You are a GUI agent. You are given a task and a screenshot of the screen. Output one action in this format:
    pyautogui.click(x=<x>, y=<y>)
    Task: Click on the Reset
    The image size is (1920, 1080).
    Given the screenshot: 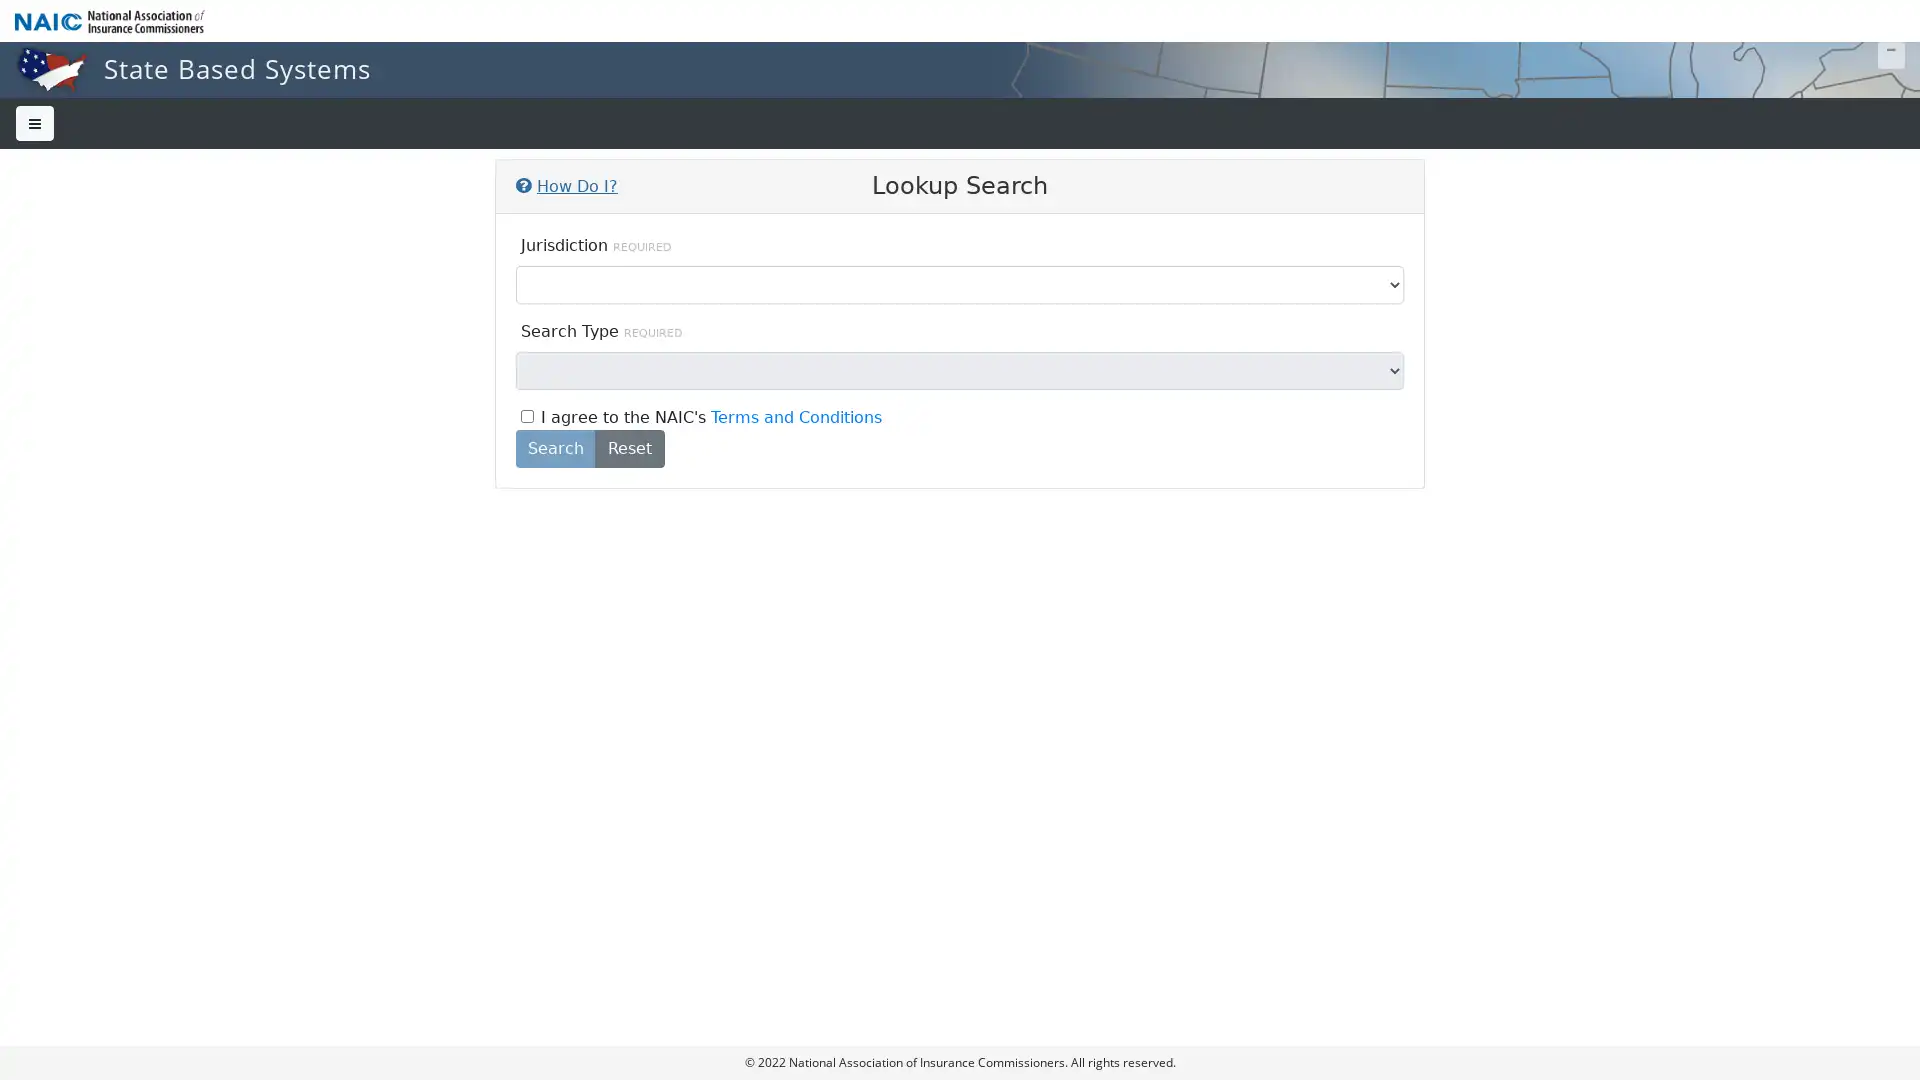 What is the action you would take?
    pyautogui.click(x=628, y=446)
    